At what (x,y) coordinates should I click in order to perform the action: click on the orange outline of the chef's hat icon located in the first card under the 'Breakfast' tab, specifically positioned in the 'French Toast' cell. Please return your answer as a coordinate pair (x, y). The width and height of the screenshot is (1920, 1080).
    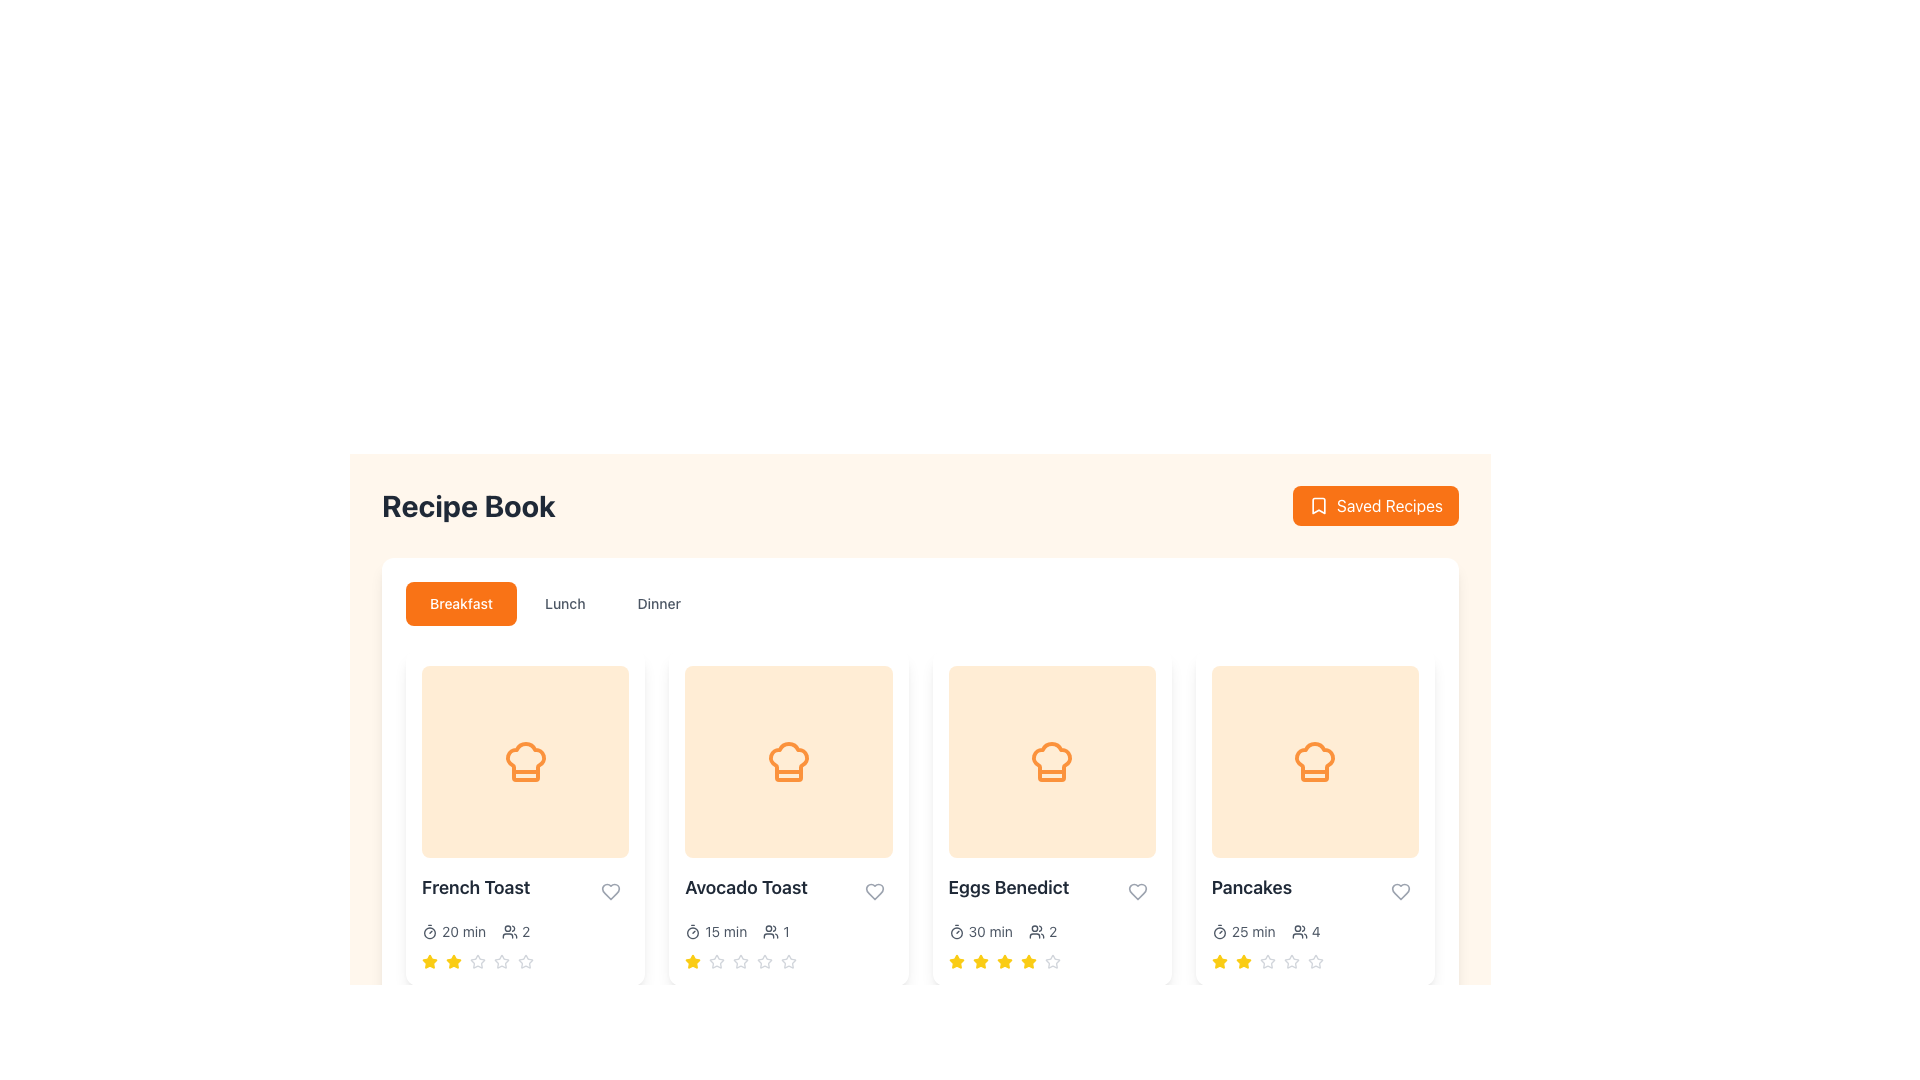
    Looking at the image, I should click on (525, 762).